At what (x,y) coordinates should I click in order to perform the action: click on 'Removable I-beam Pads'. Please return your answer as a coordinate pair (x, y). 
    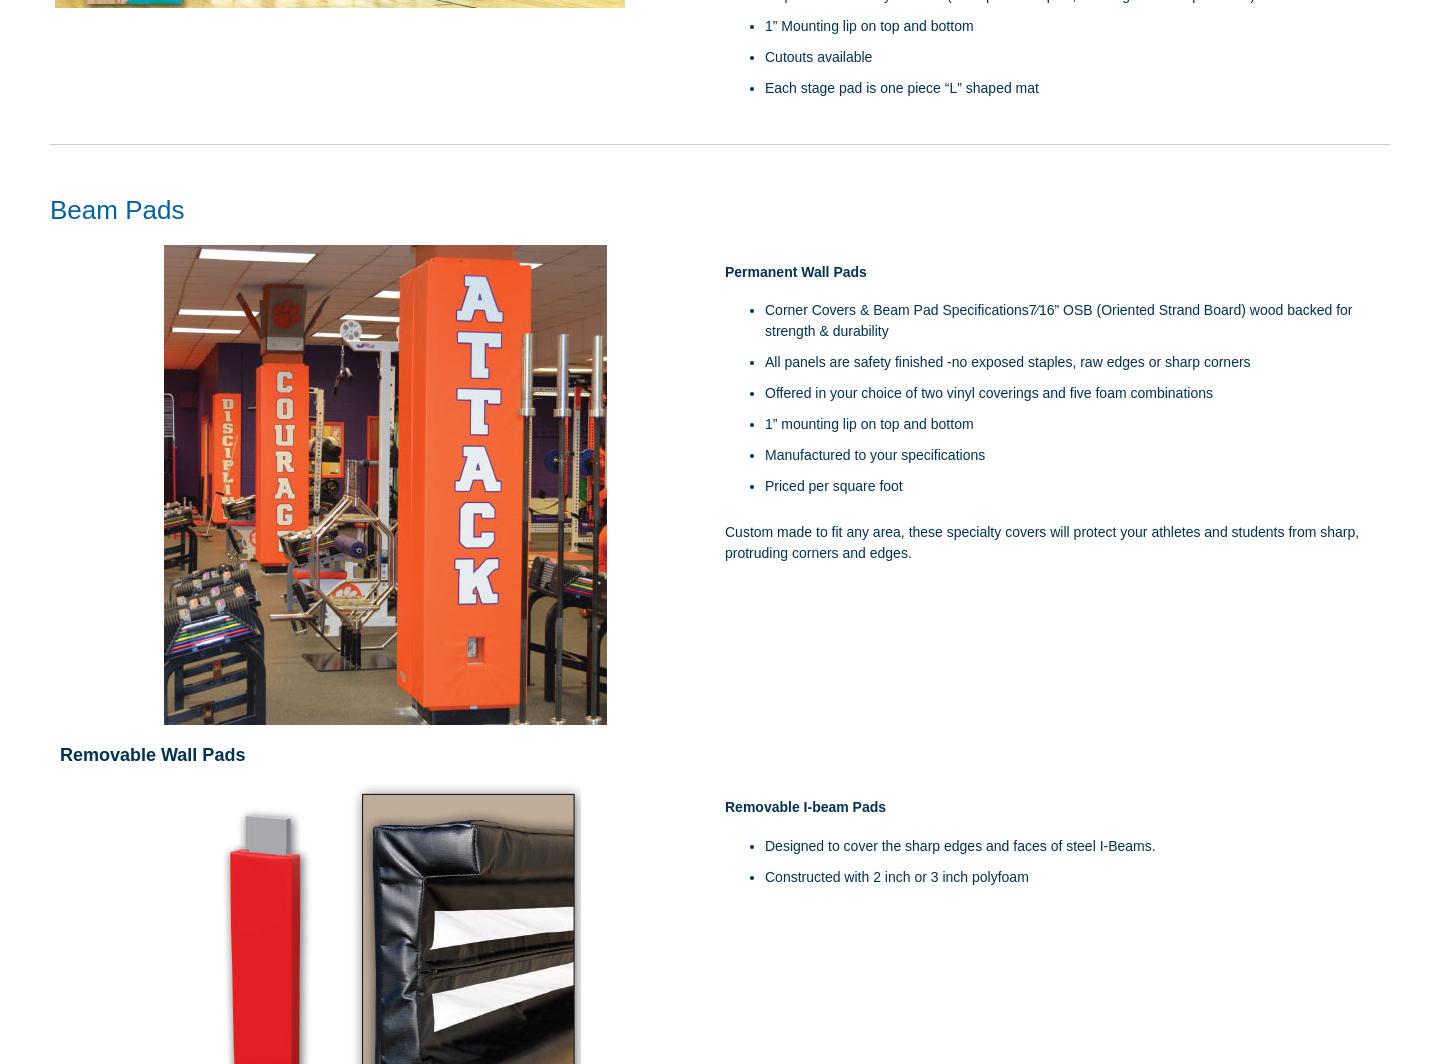
    Looking at the image, I should click on (805, 807).